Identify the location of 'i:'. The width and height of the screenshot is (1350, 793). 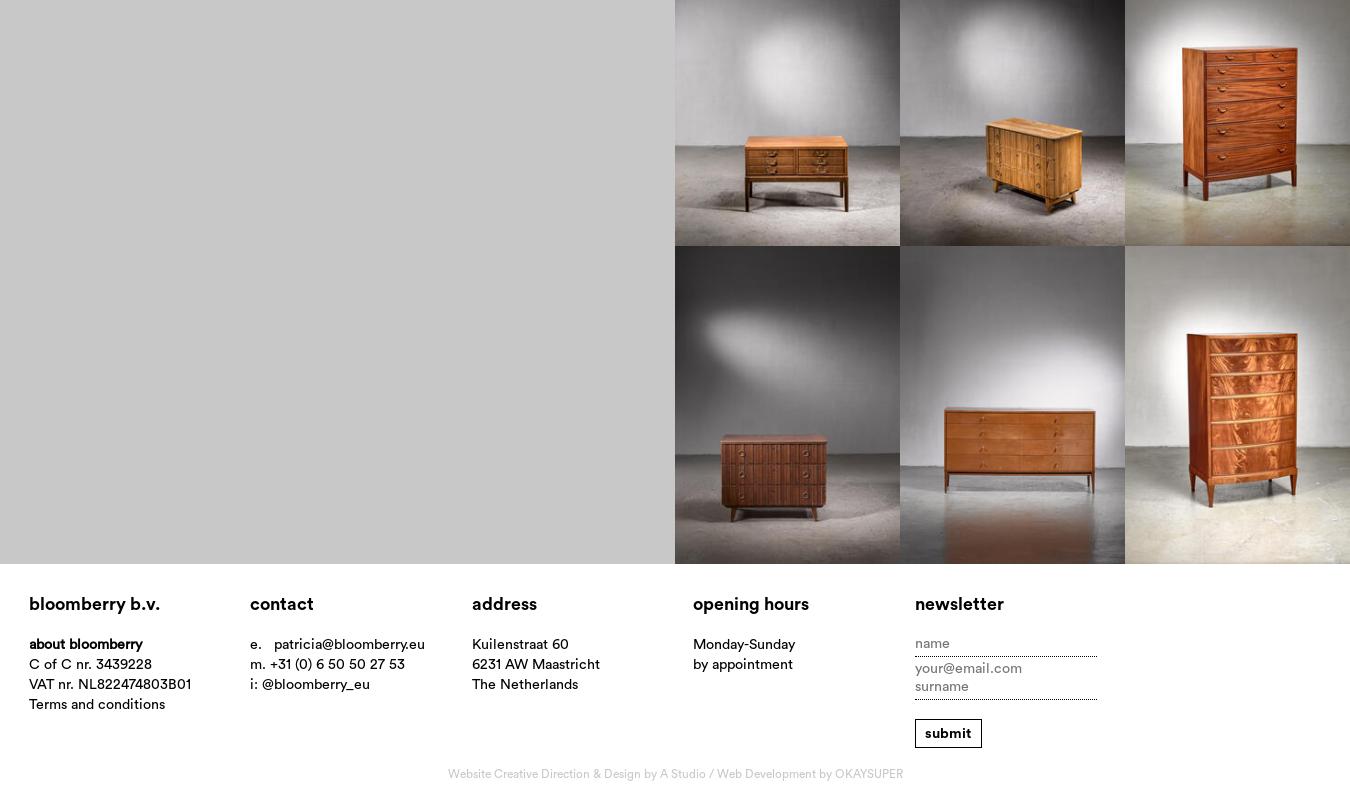
(254, 684).